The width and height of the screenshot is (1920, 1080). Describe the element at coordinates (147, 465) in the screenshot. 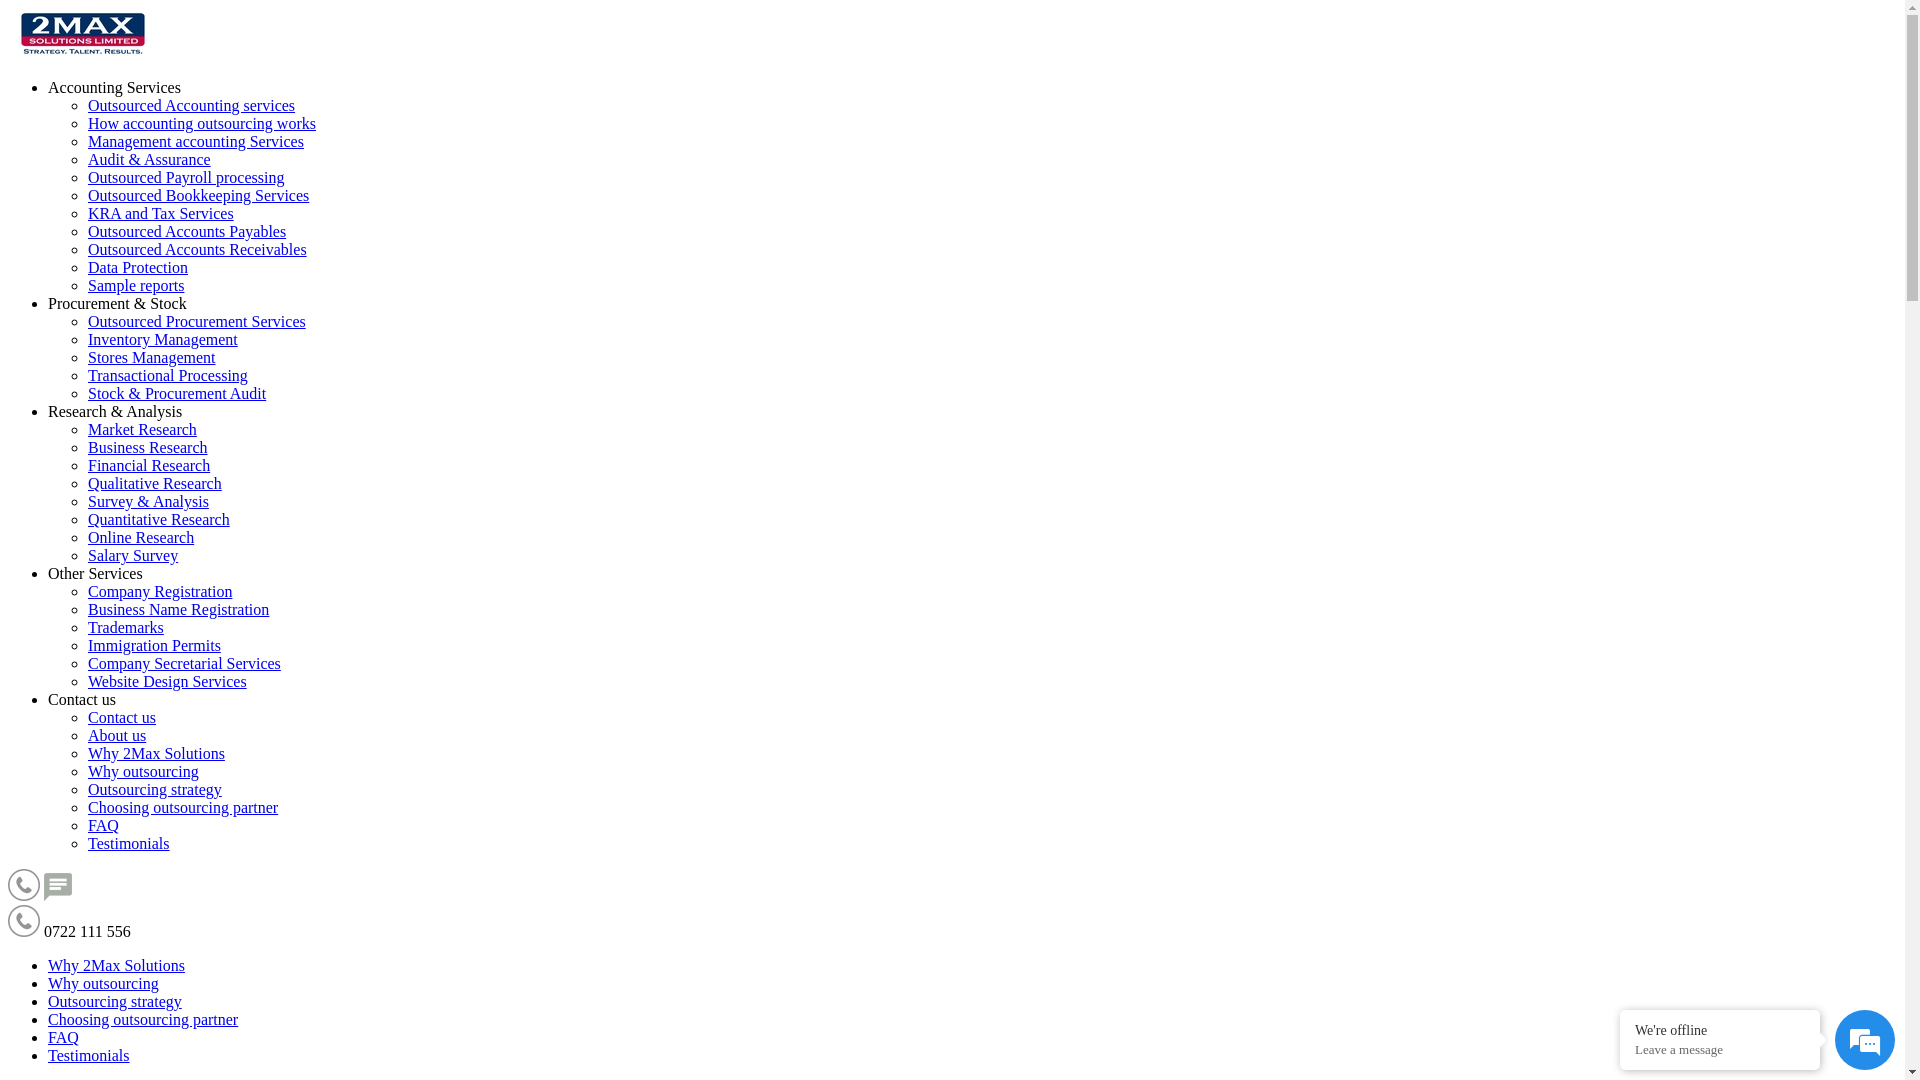

I see `'Financial Research'` at that location.